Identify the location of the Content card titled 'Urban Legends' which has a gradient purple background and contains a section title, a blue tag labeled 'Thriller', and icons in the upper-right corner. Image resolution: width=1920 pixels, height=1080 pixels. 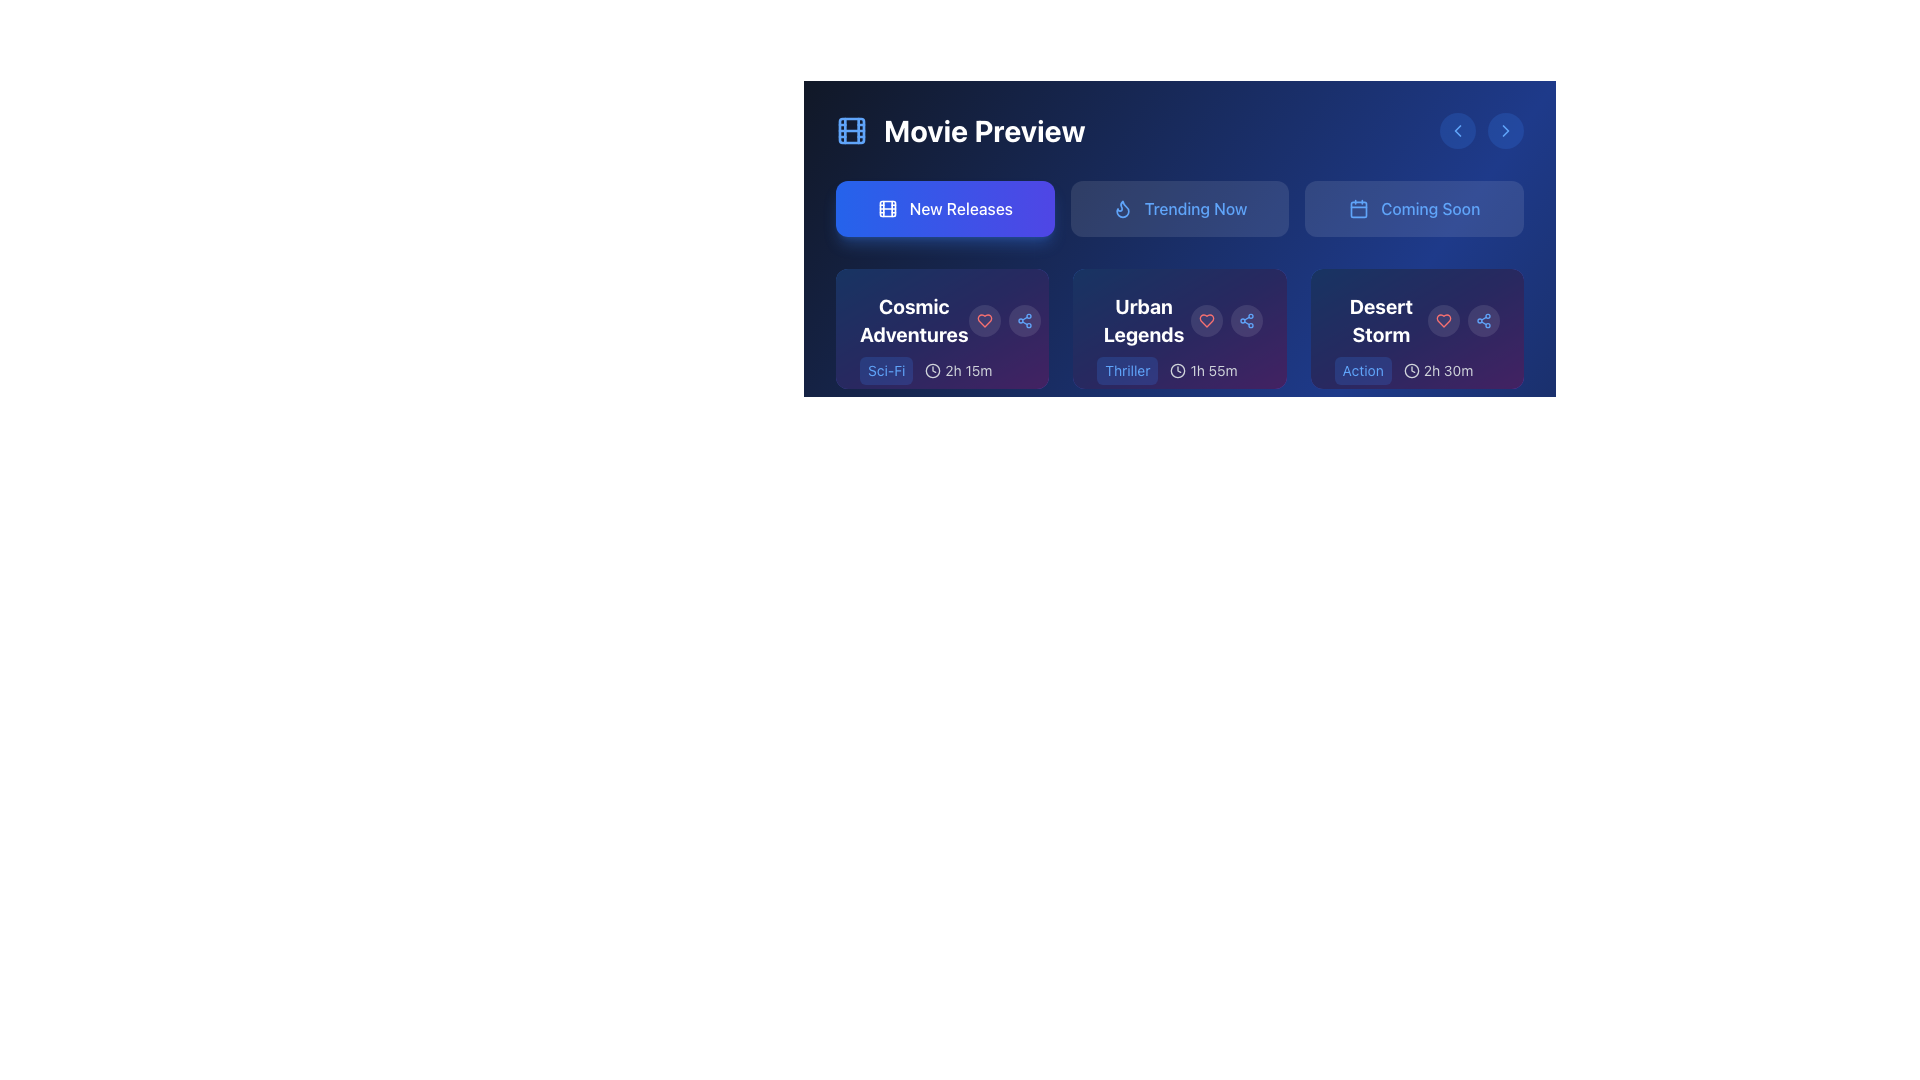
(1180, 327).